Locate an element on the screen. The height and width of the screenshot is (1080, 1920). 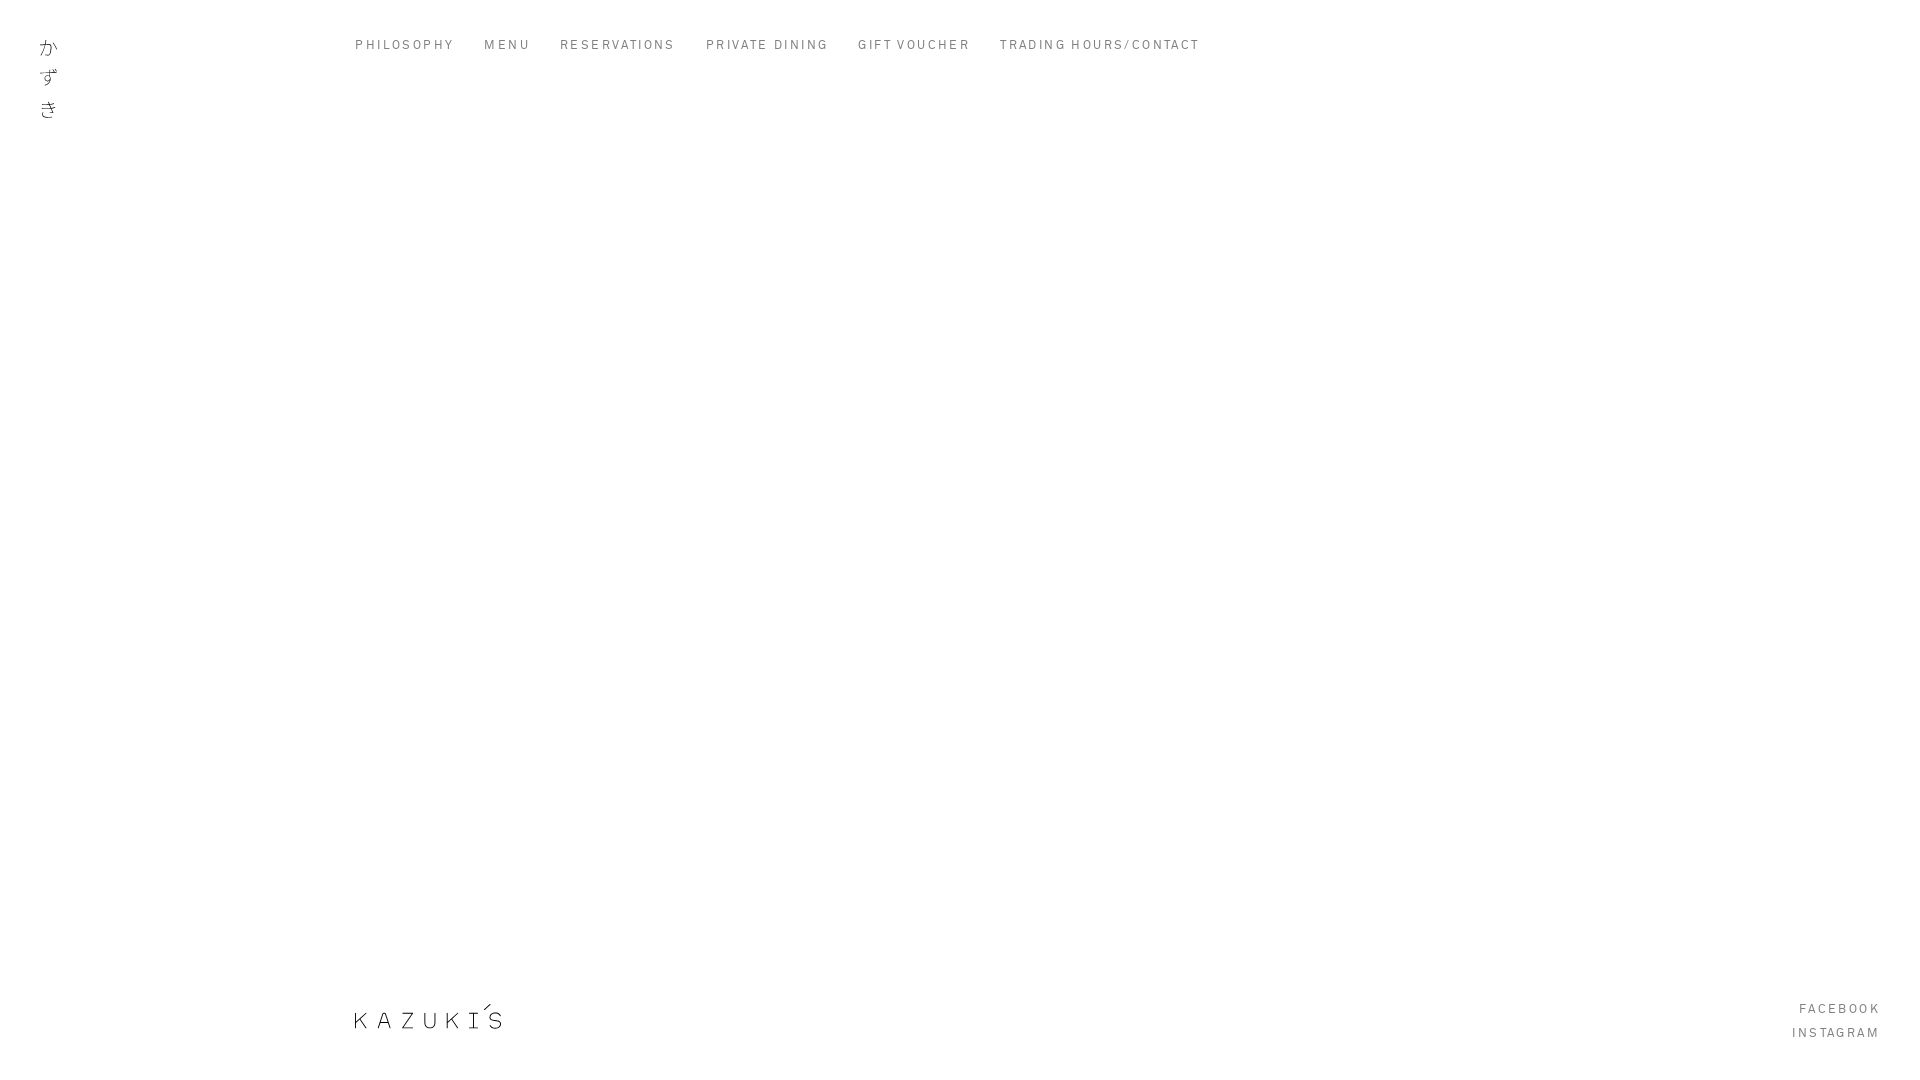
'MENU' is located at coordinates (507, 45).